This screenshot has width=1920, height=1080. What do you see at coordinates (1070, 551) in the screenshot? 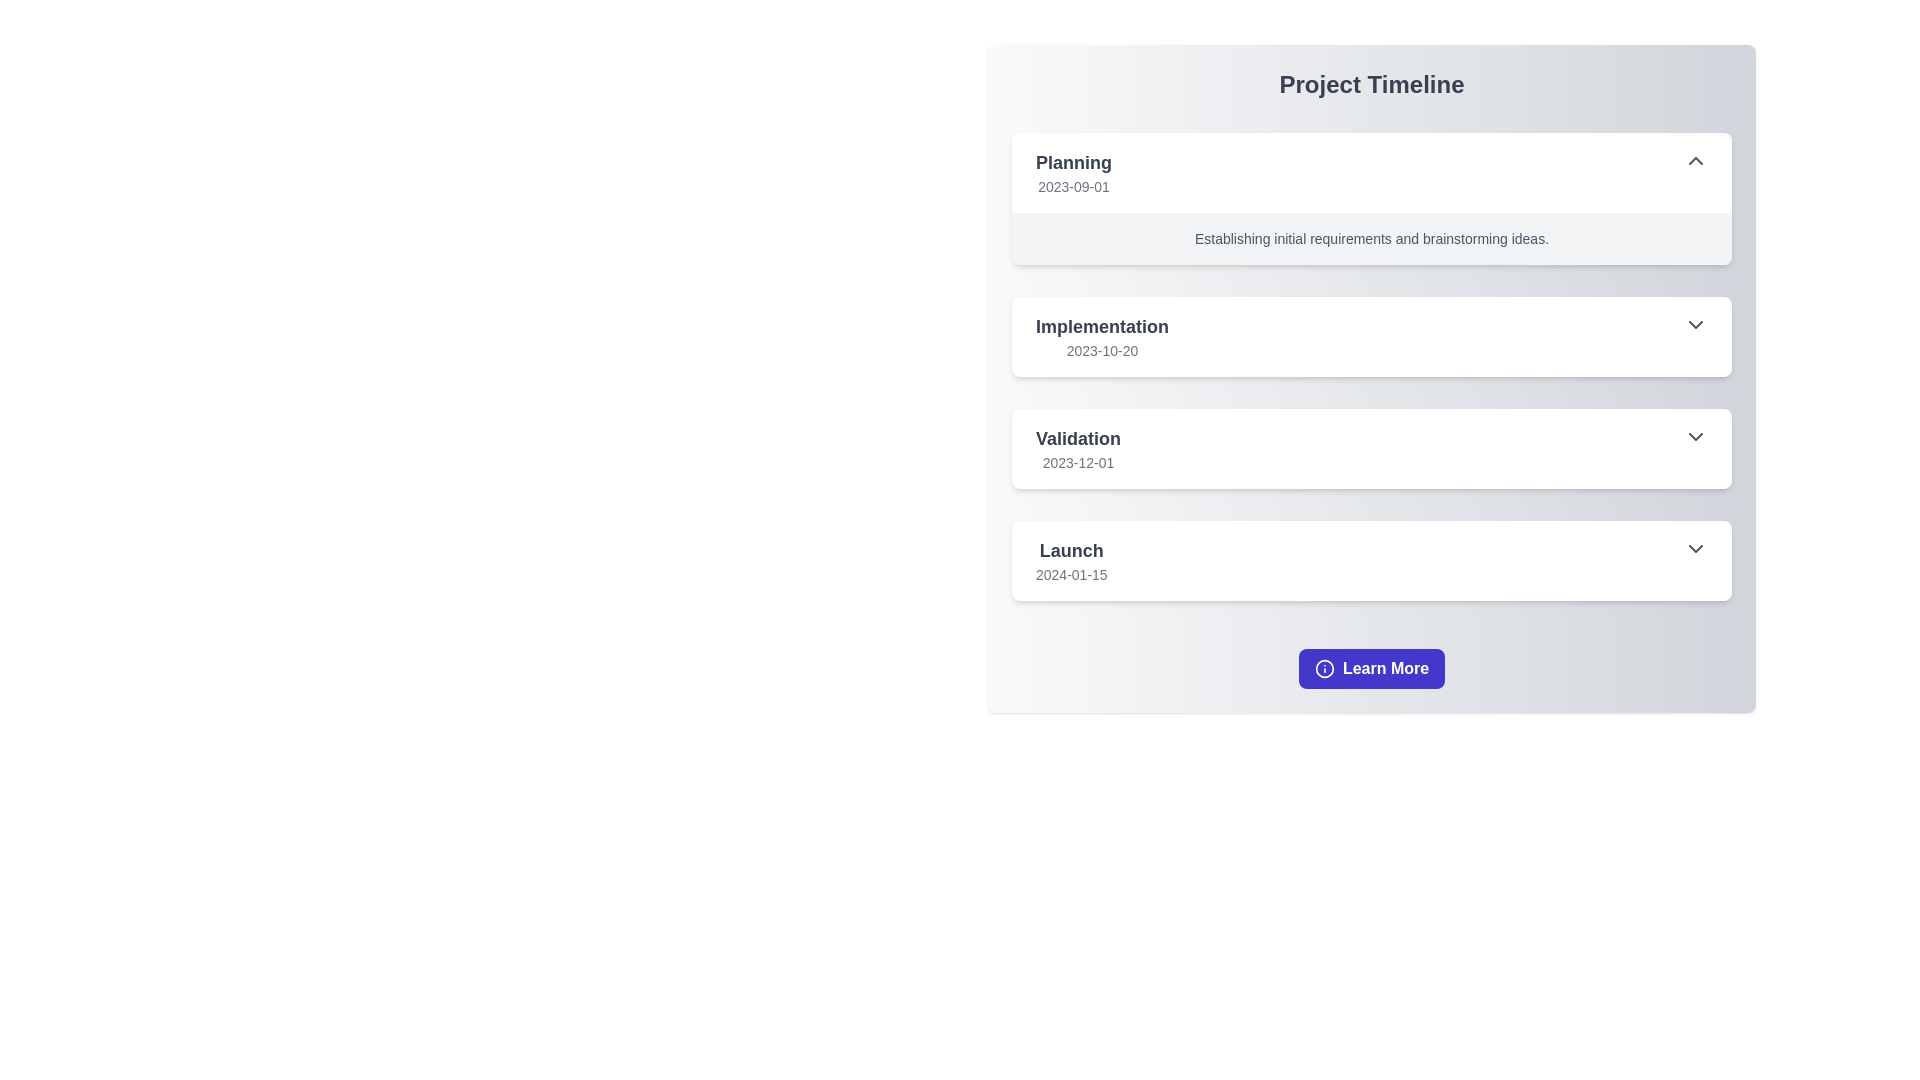
I see `the 'Launch' text label, which is styled in bold and dark gray, located at the bottom of the vertical timeline` at bounding box center [1070, 551].